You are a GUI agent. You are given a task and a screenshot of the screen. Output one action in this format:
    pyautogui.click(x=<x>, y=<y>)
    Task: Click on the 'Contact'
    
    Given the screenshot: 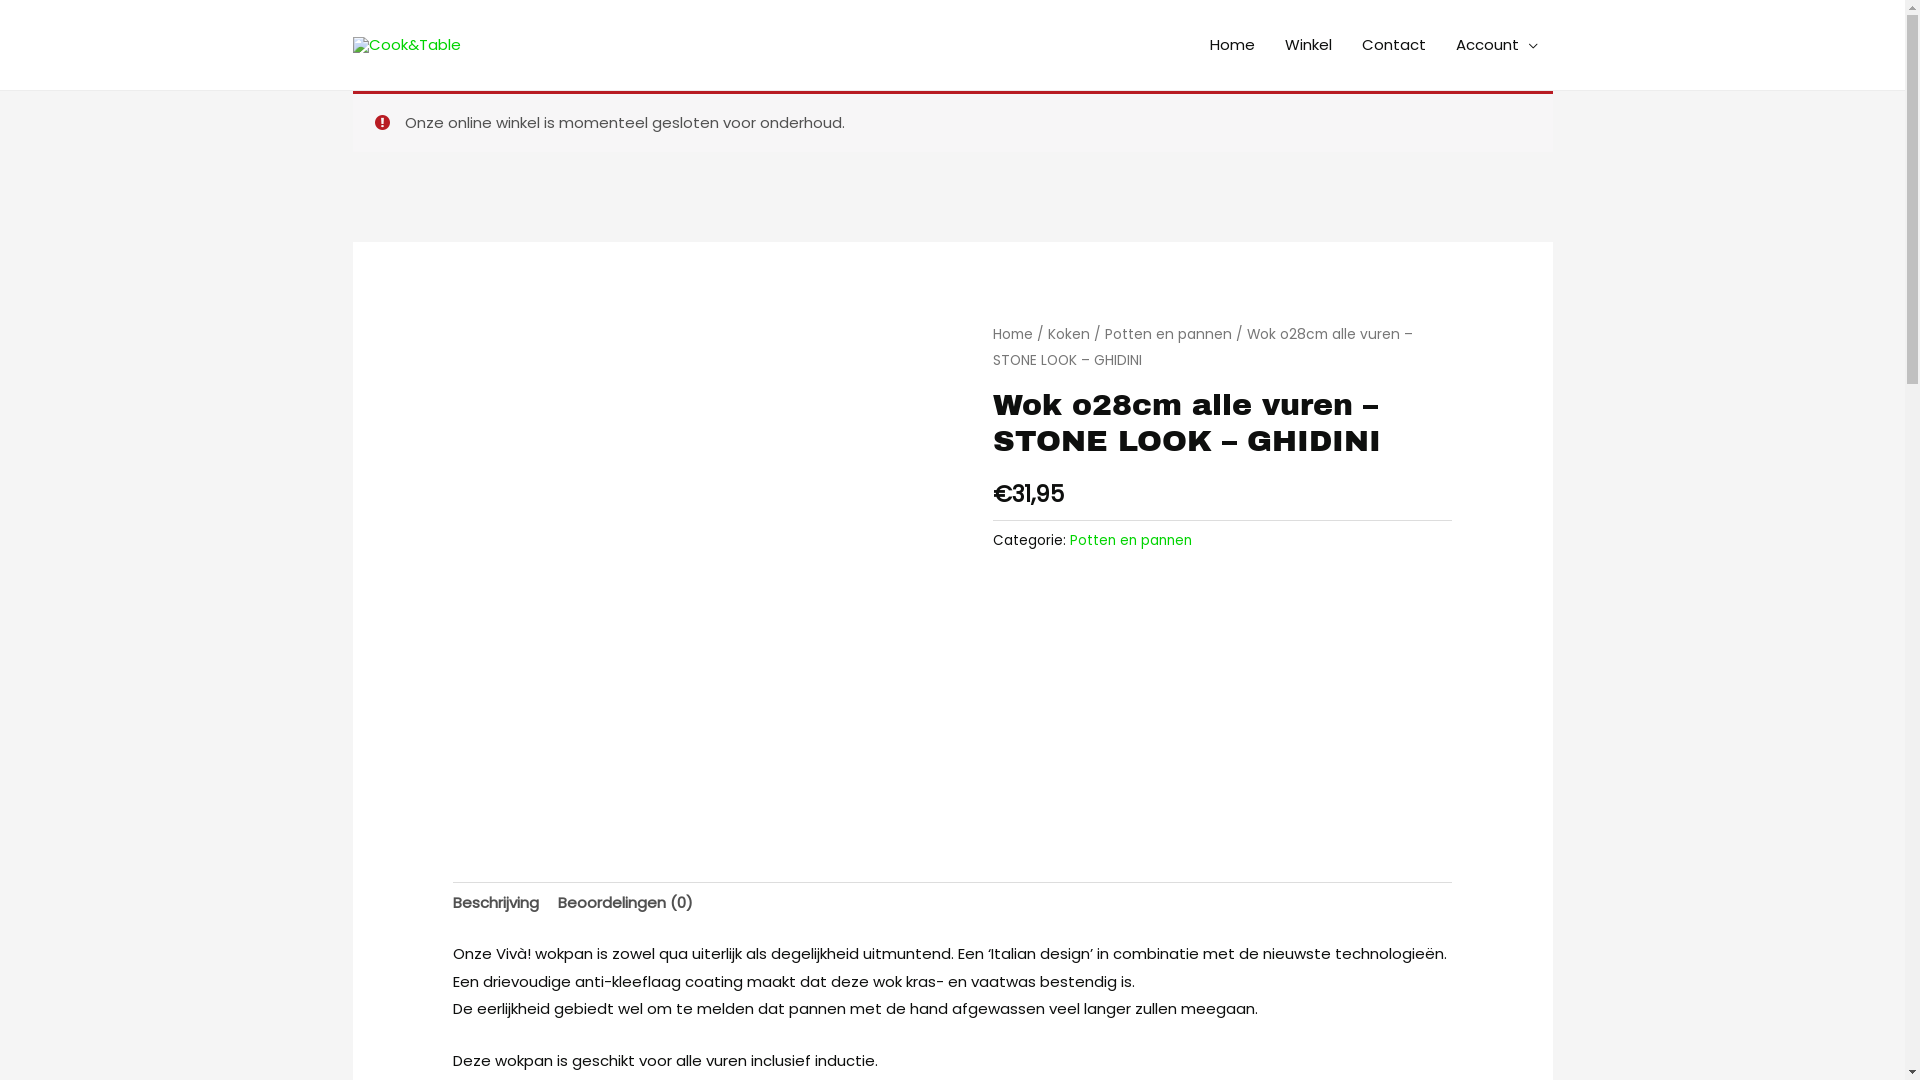 What is the action you would take?
    pyautogui.click(x=1391, y=45)
    